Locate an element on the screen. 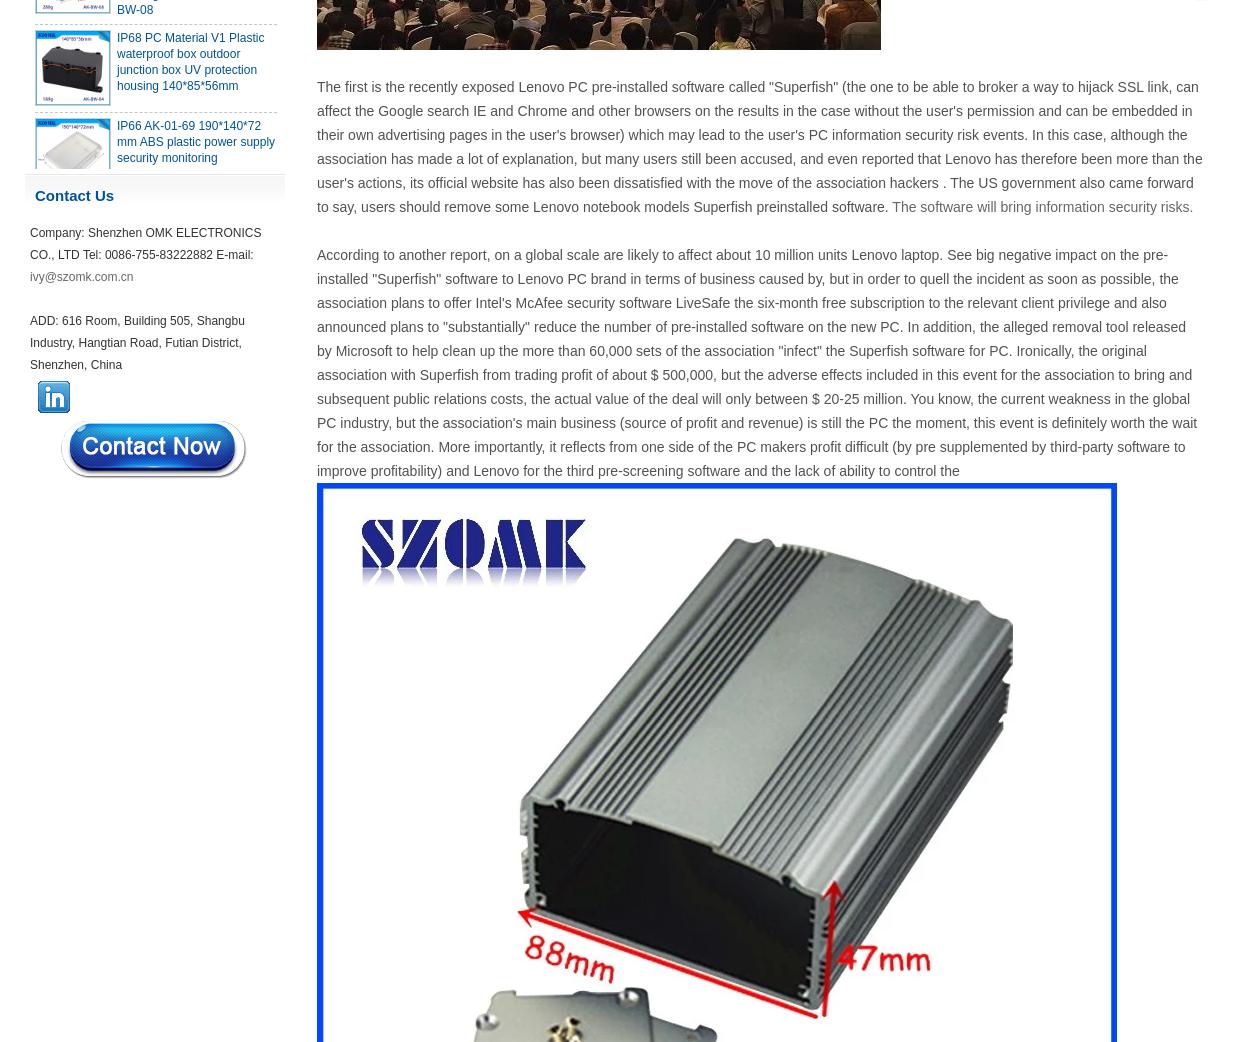 This screenshot has height=1042, width=1250. 'The software will bring information security risks.' is located at coordinates (1042, 206).